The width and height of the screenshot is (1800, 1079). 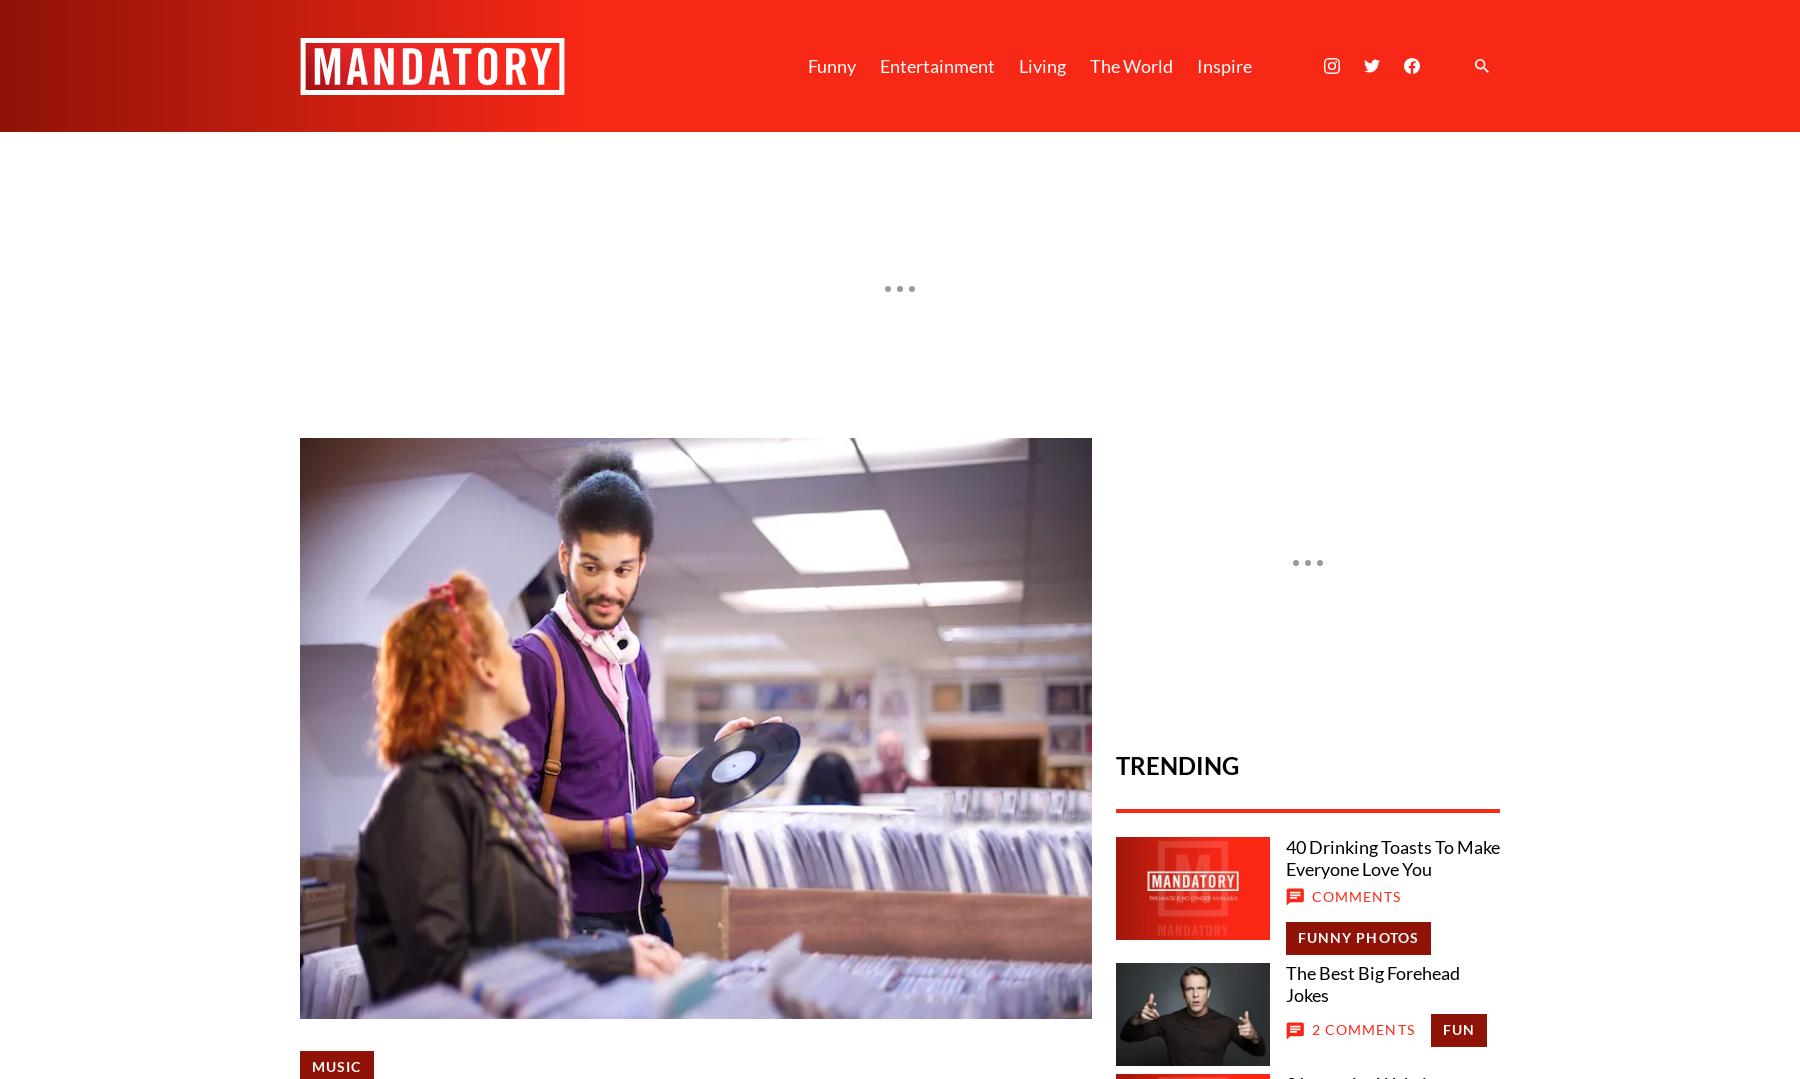 I want to click on 'Record Store Day 2019', so click(x=407, y=831).